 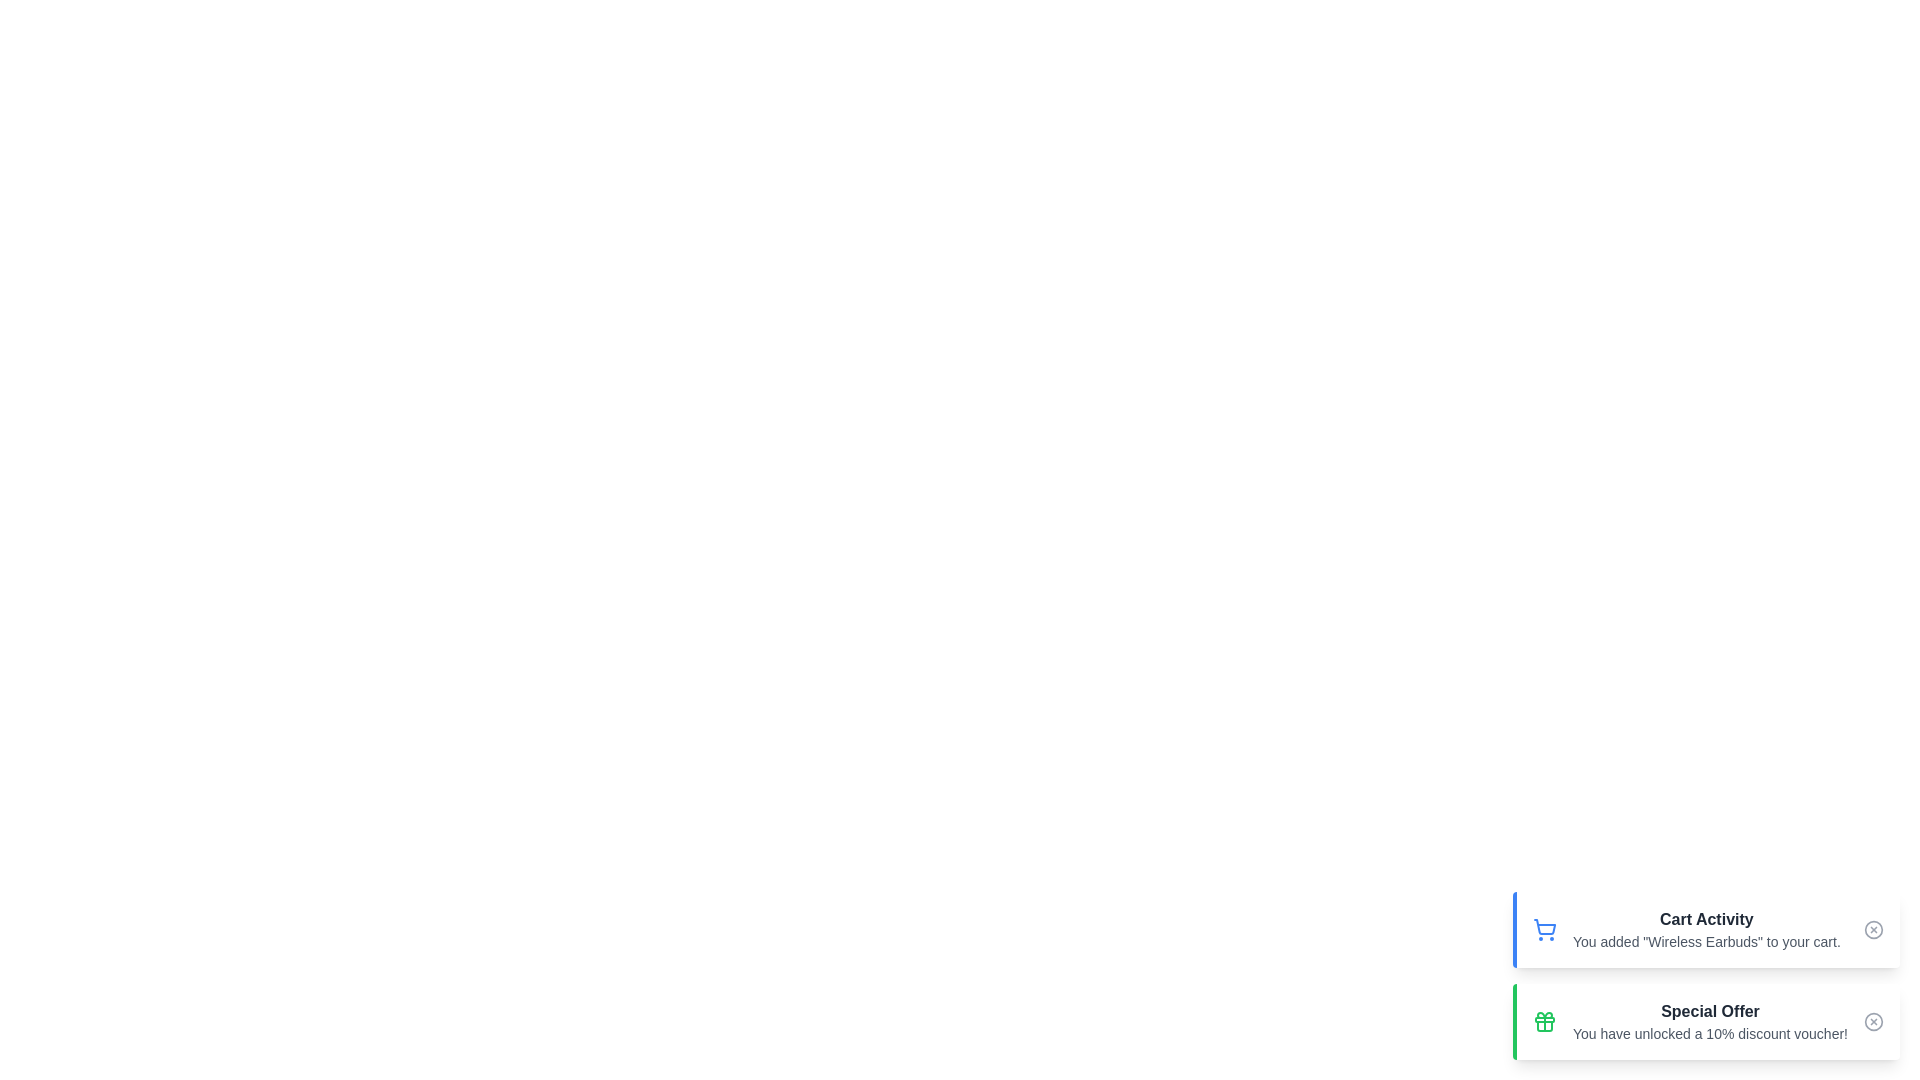 I want to click on the notification Special Offer to observe hover effects, so click(x=1704, y=1022).